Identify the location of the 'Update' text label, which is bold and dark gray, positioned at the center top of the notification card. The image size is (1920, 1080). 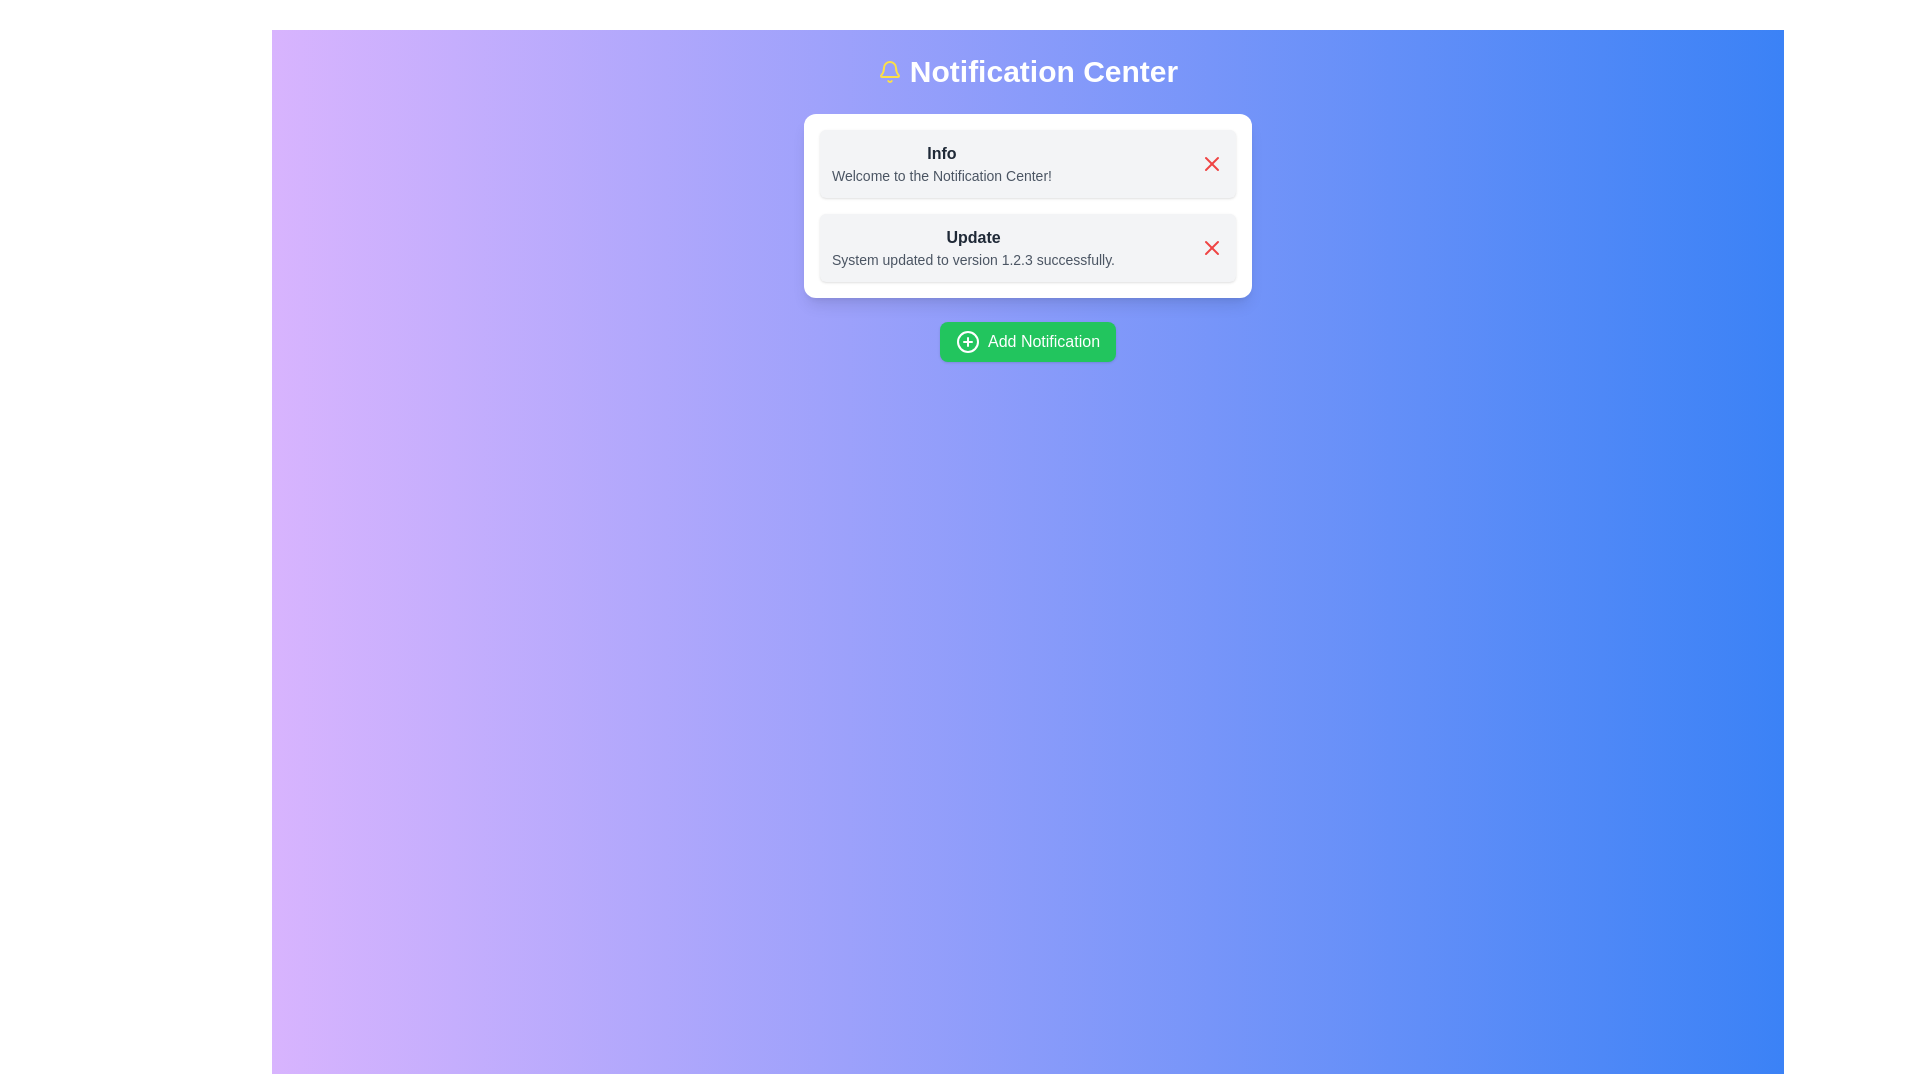
(973, 237).